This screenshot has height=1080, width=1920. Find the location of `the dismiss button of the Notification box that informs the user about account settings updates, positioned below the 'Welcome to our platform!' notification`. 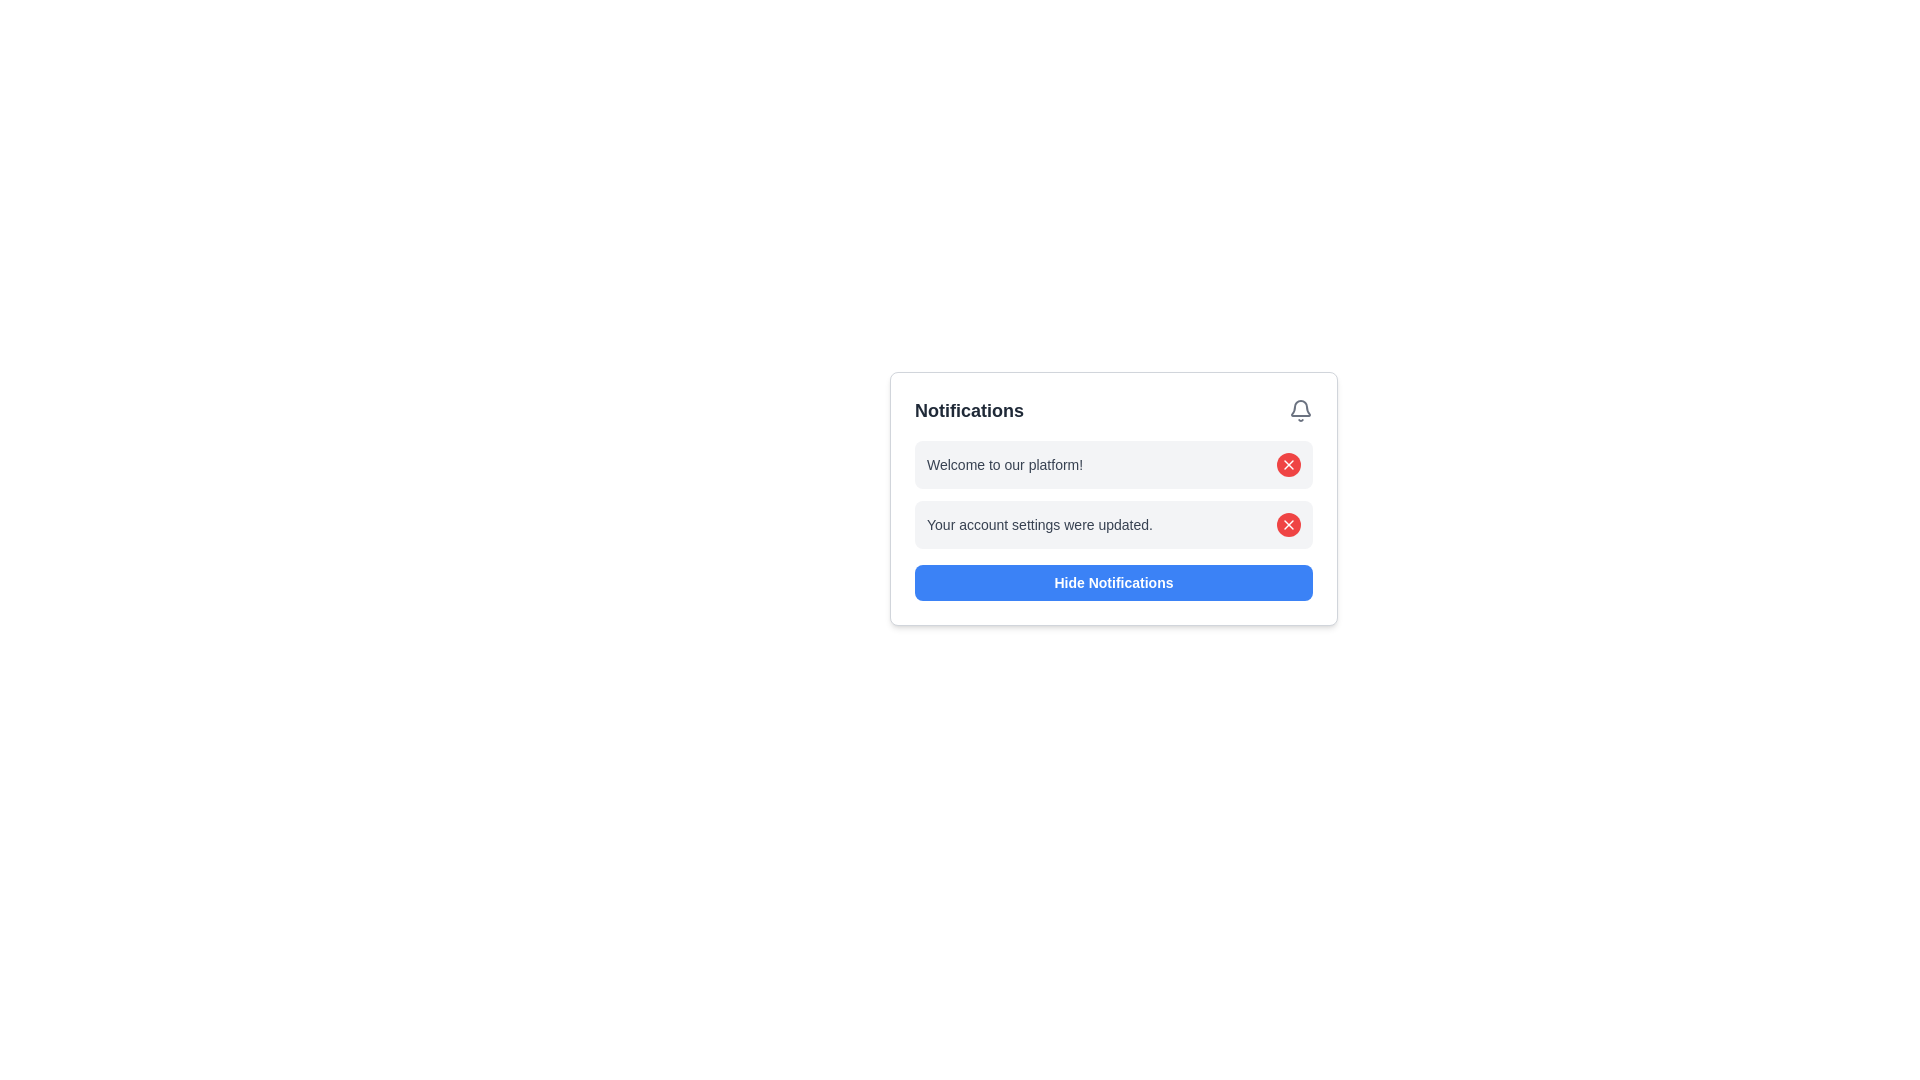

the dismiss button of the Notification box that informs the user about account settings updates, positioned below the 'Welcome to our platform!' notification is located at coordinates (1112, 523).